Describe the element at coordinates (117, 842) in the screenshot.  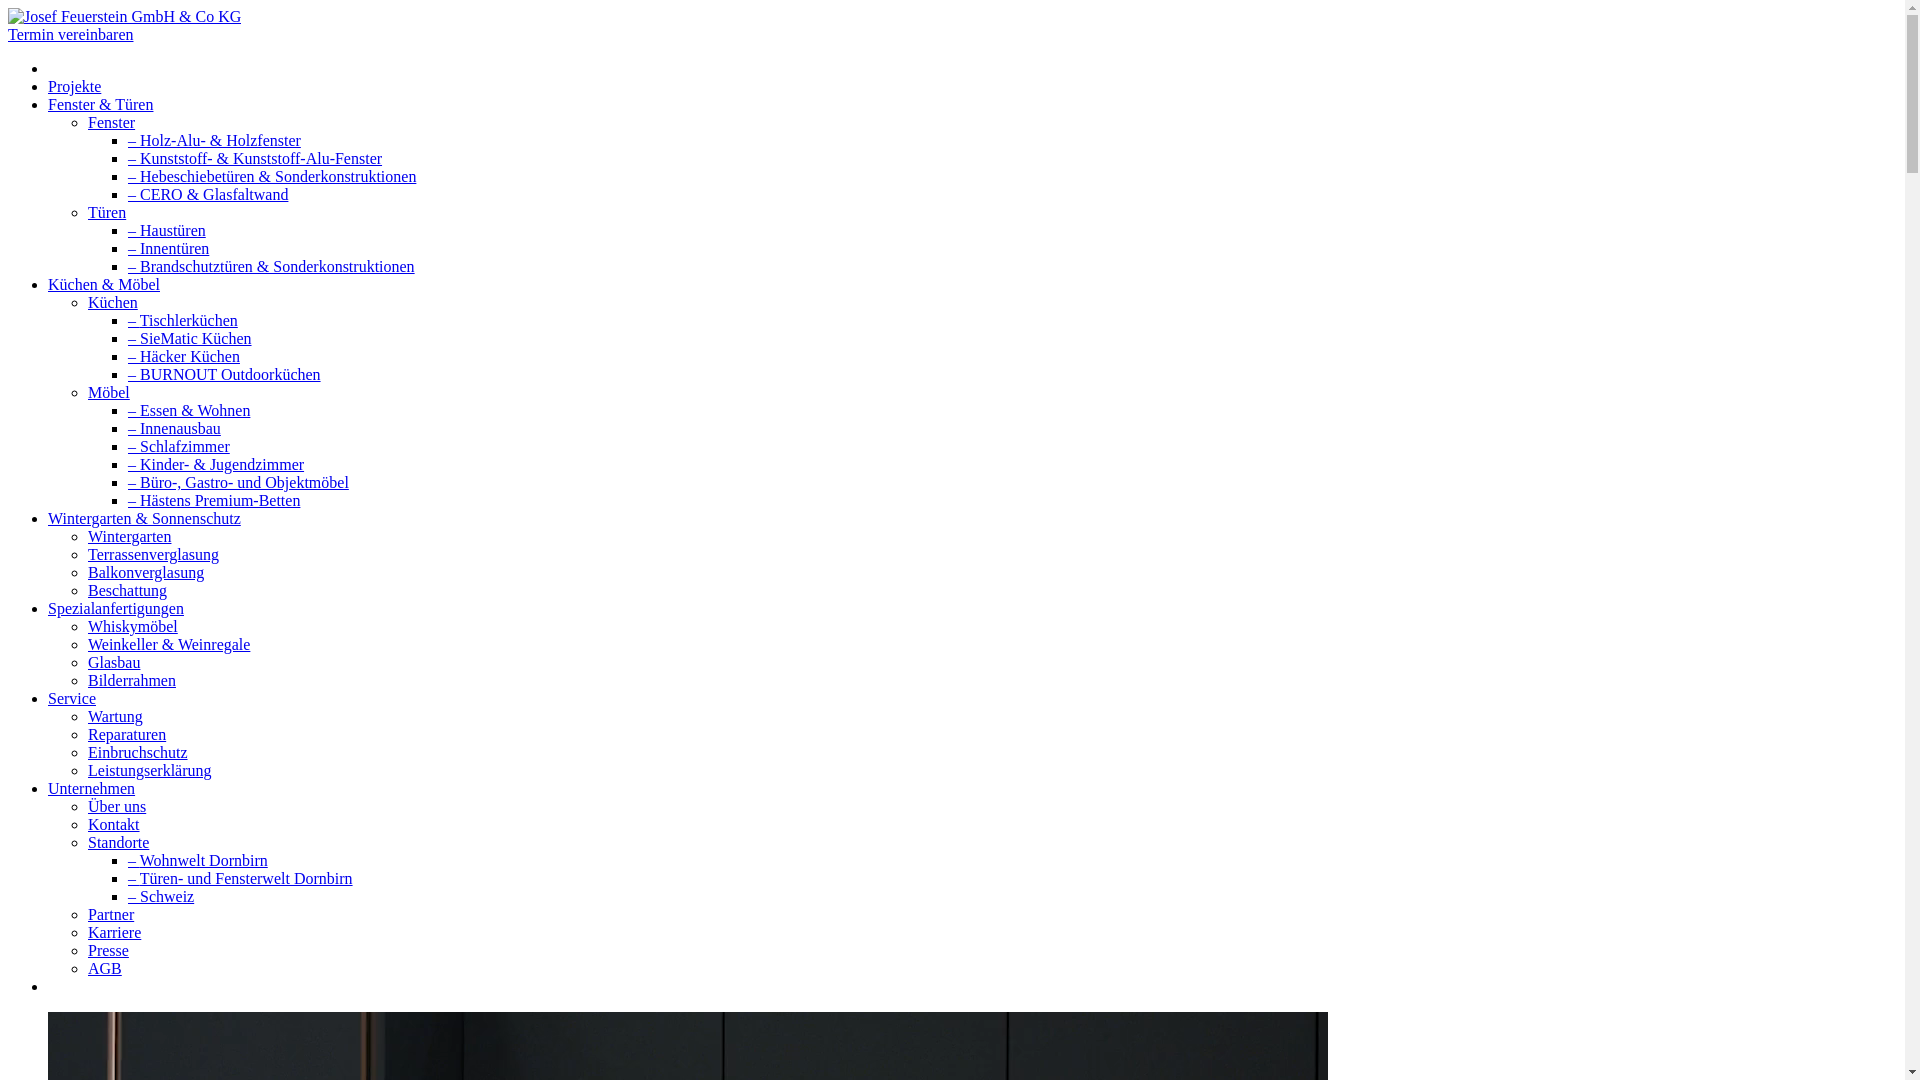
I see `'Standorte'` at that location.